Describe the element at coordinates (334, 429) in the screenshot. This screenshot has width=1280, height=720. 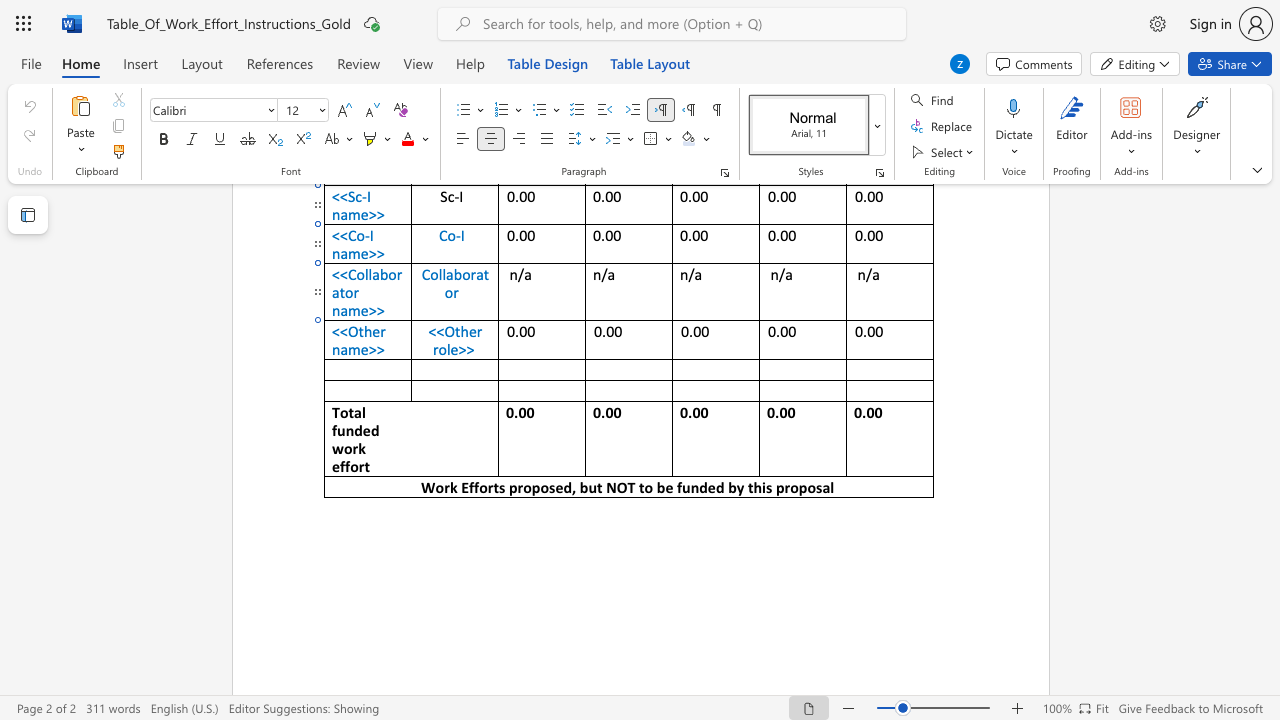
I see `the 1th character "f" in the text` at that location.